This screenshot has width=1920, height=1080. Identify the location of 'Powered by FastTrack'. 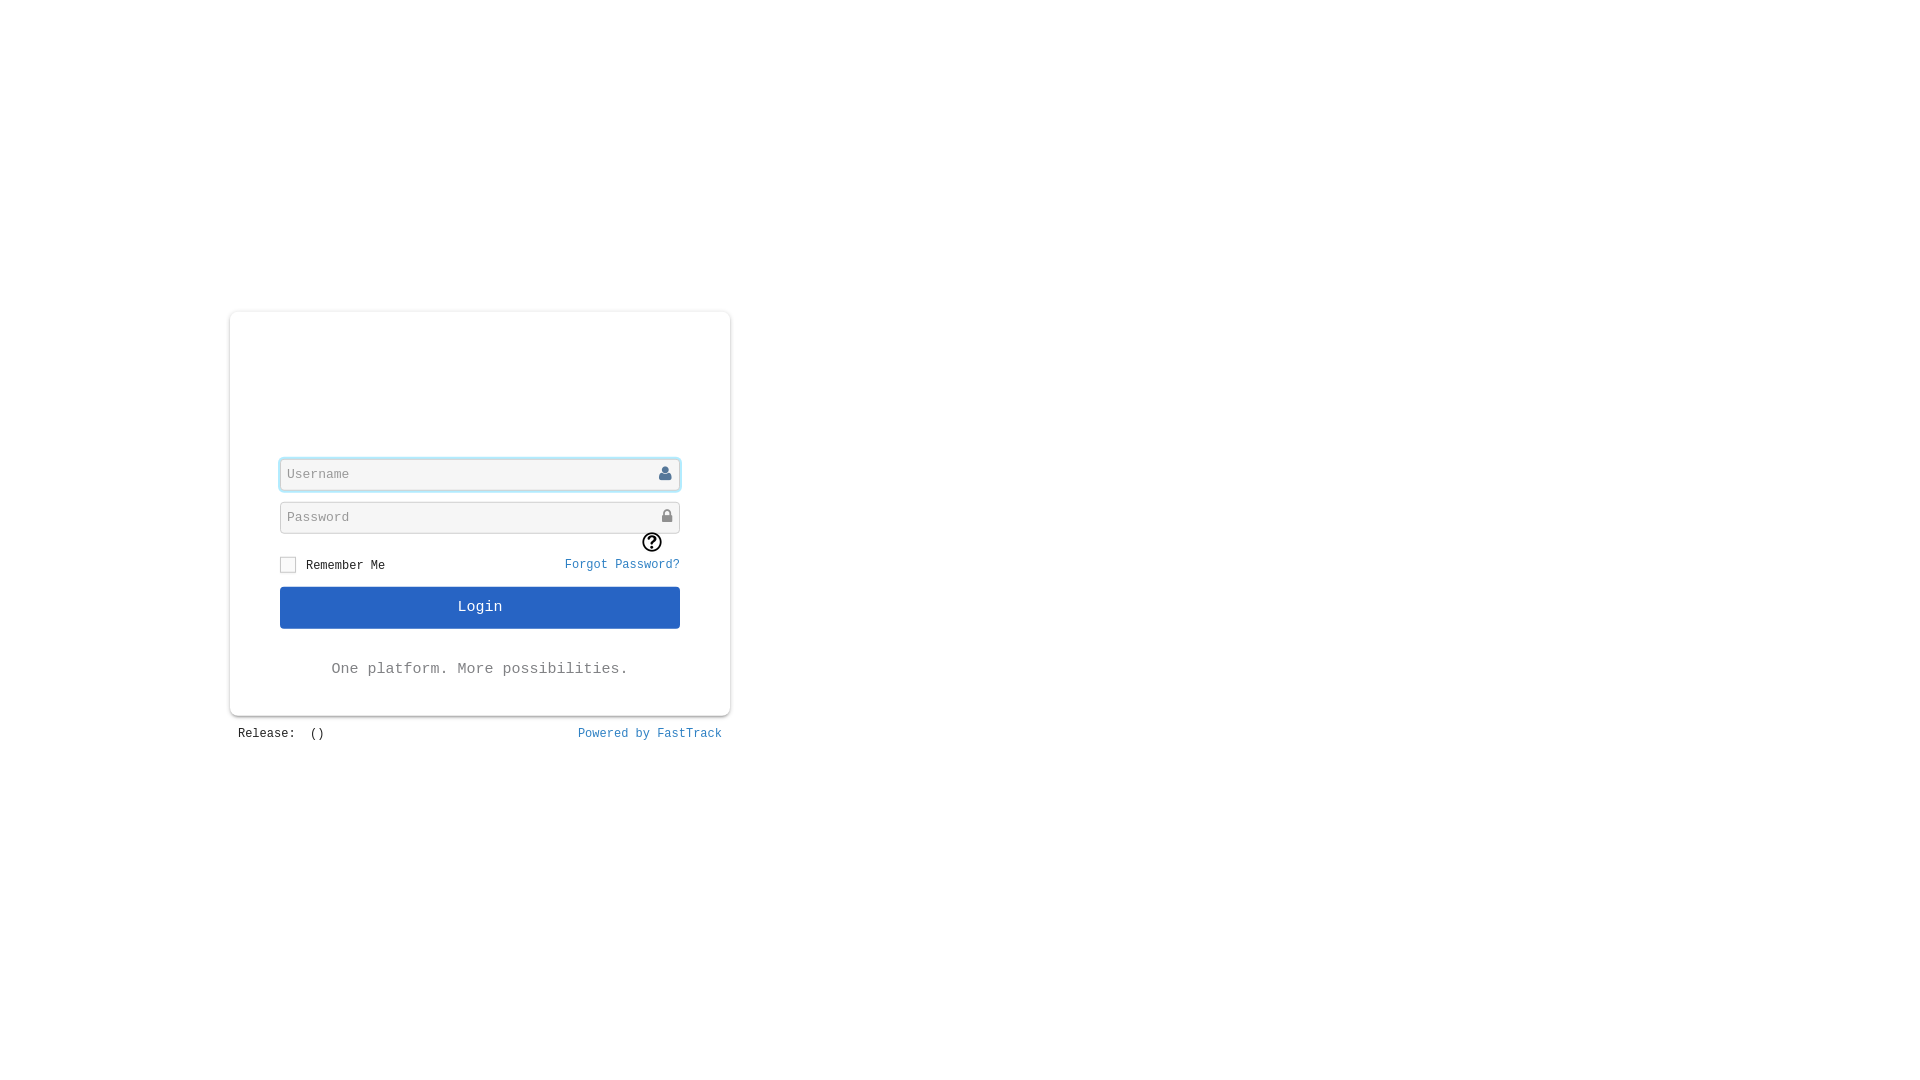
(649, 733).